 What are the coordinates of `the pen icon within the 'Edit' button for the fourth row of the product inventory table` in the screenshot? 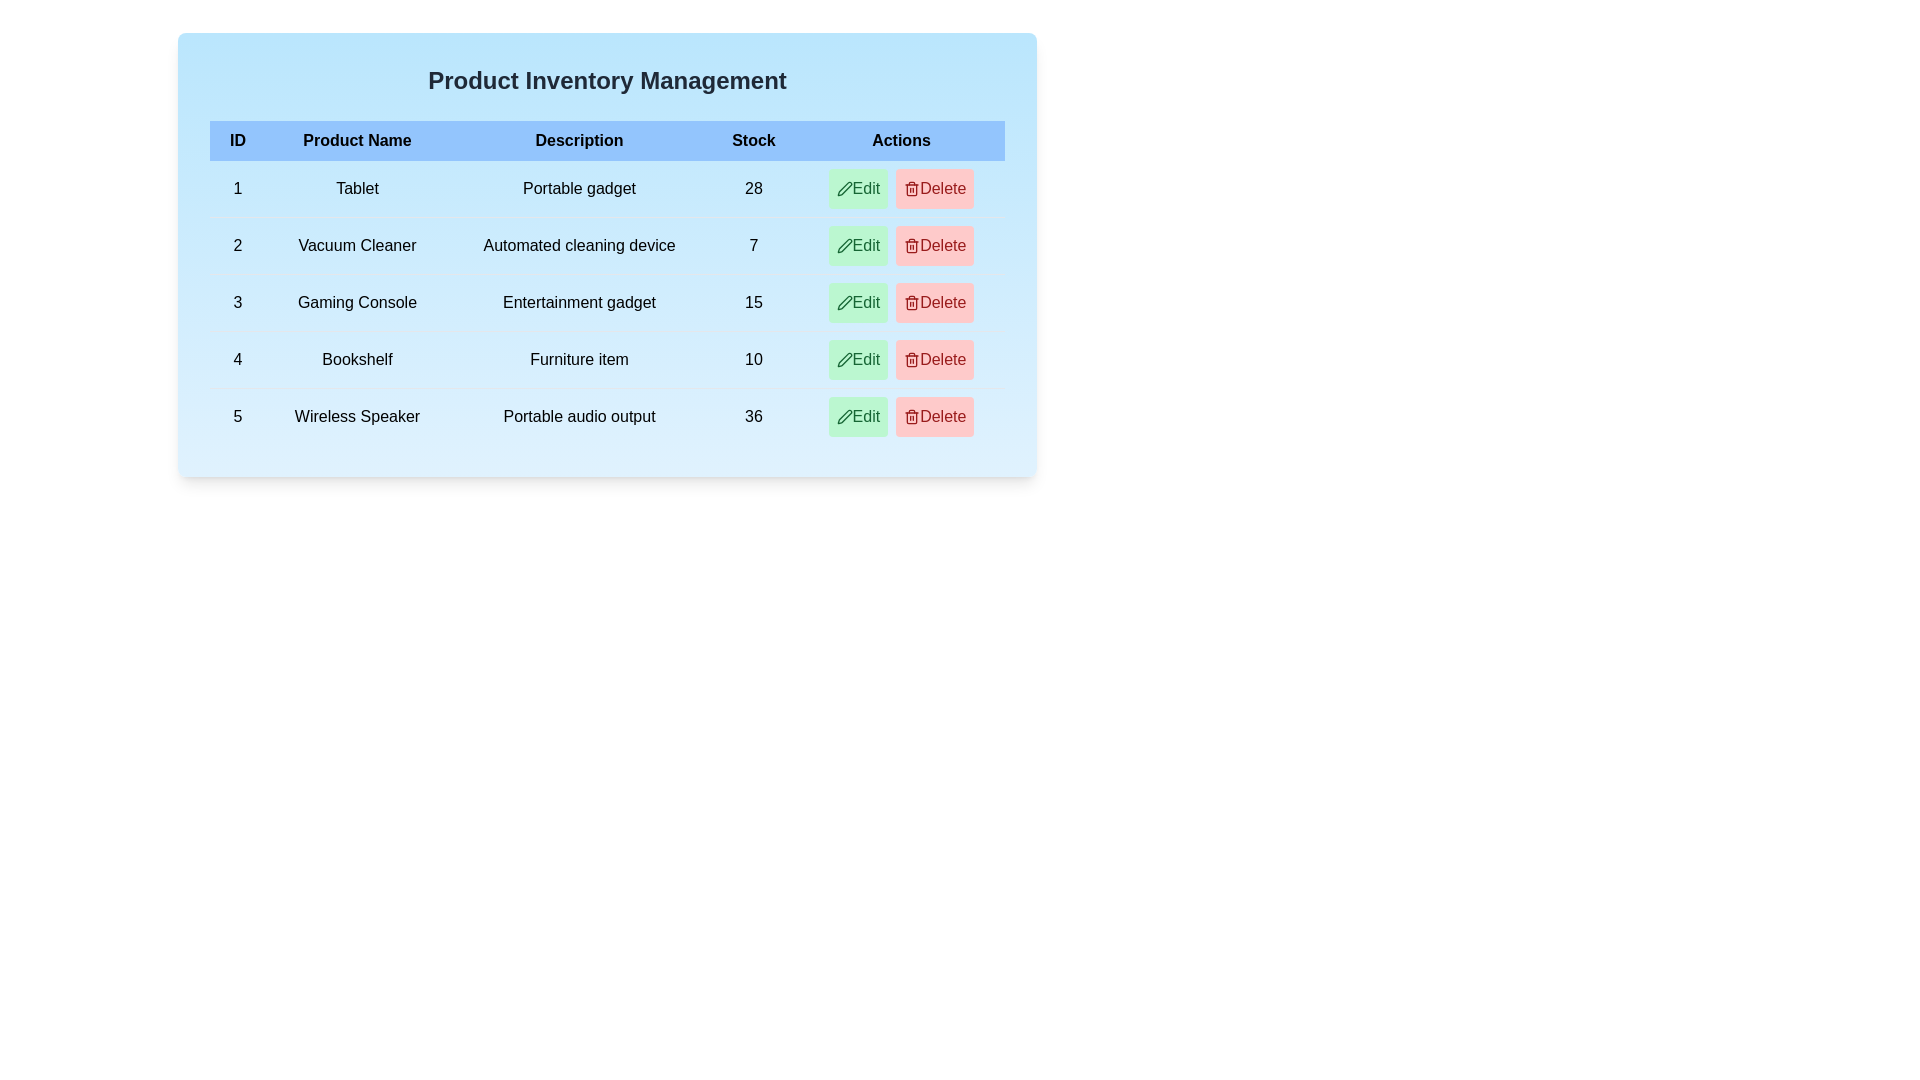 It's located at (844, 358).